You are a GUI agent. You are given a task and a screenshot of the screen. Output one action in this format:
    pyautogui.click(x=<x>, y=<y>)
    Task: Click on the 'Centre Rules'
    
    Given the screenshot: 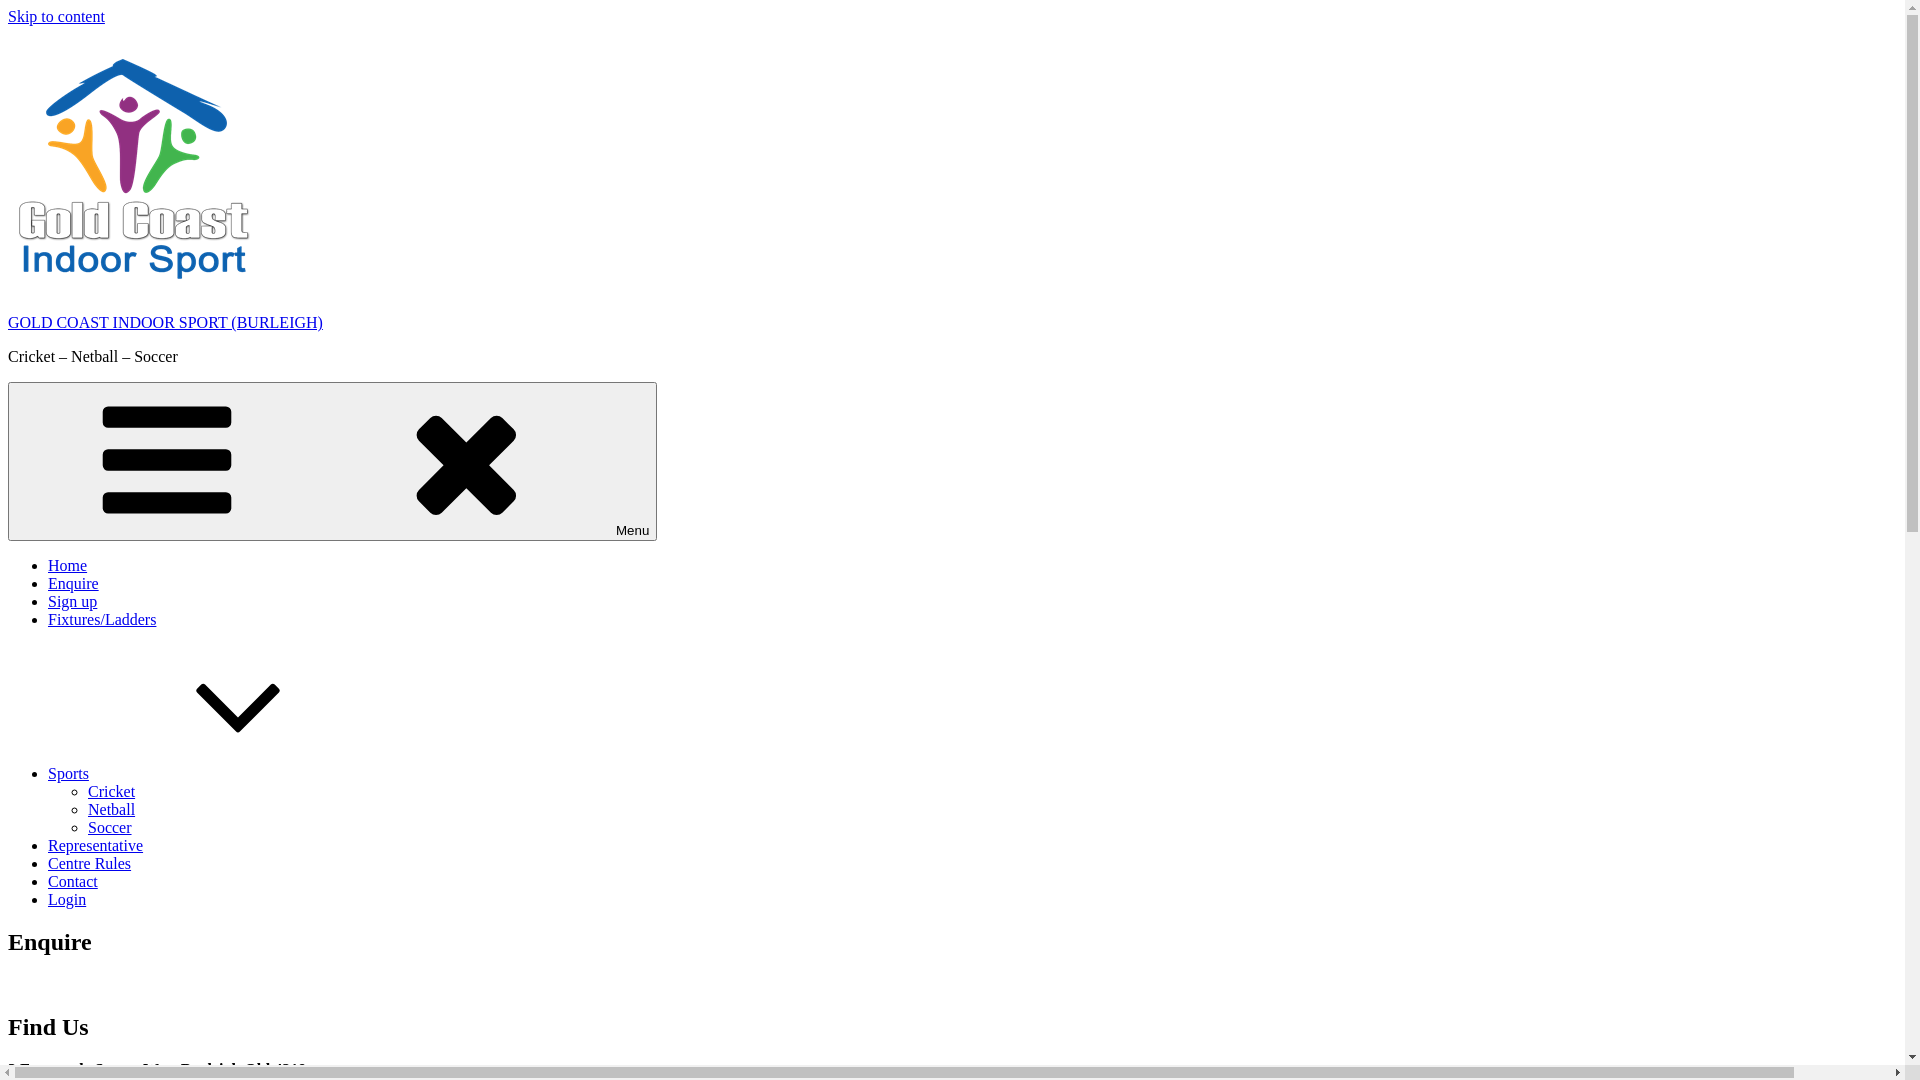 What is the action you would take?
    pyautogui.click(x=88, y=862)
    